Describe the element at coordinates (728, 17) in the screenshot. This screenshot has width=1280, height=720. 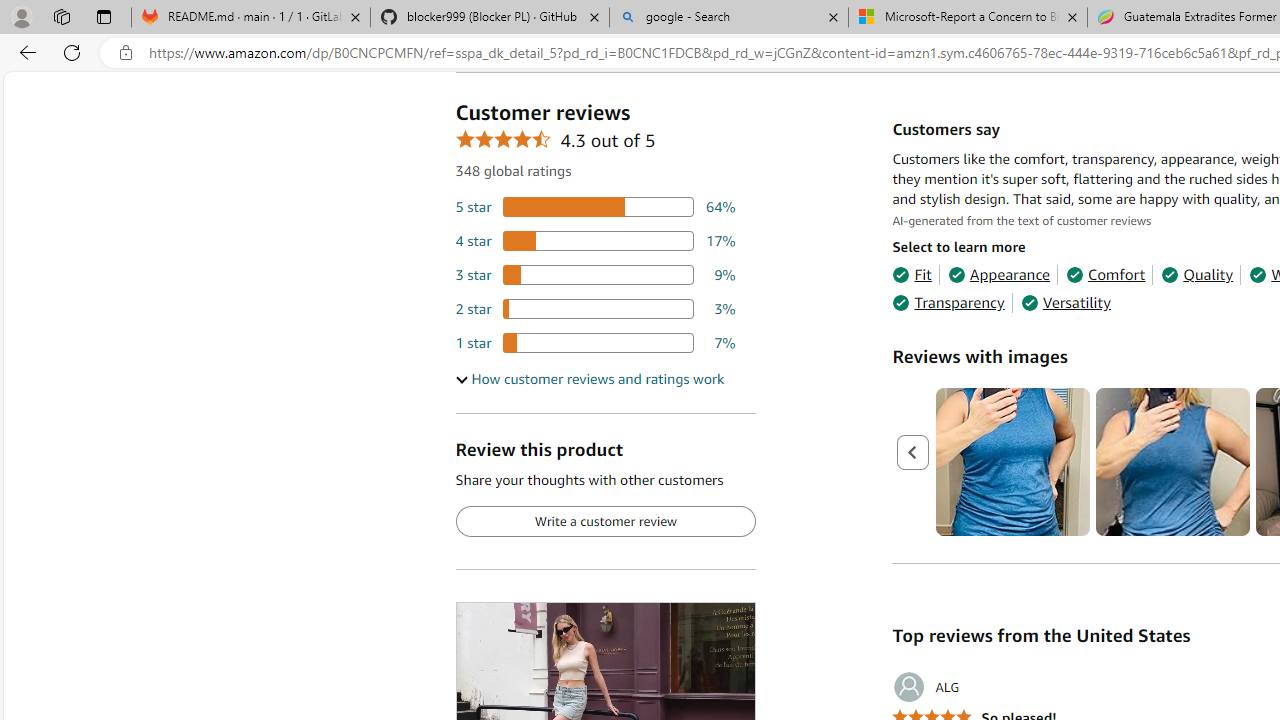
I see `'google - Search'` at that location.